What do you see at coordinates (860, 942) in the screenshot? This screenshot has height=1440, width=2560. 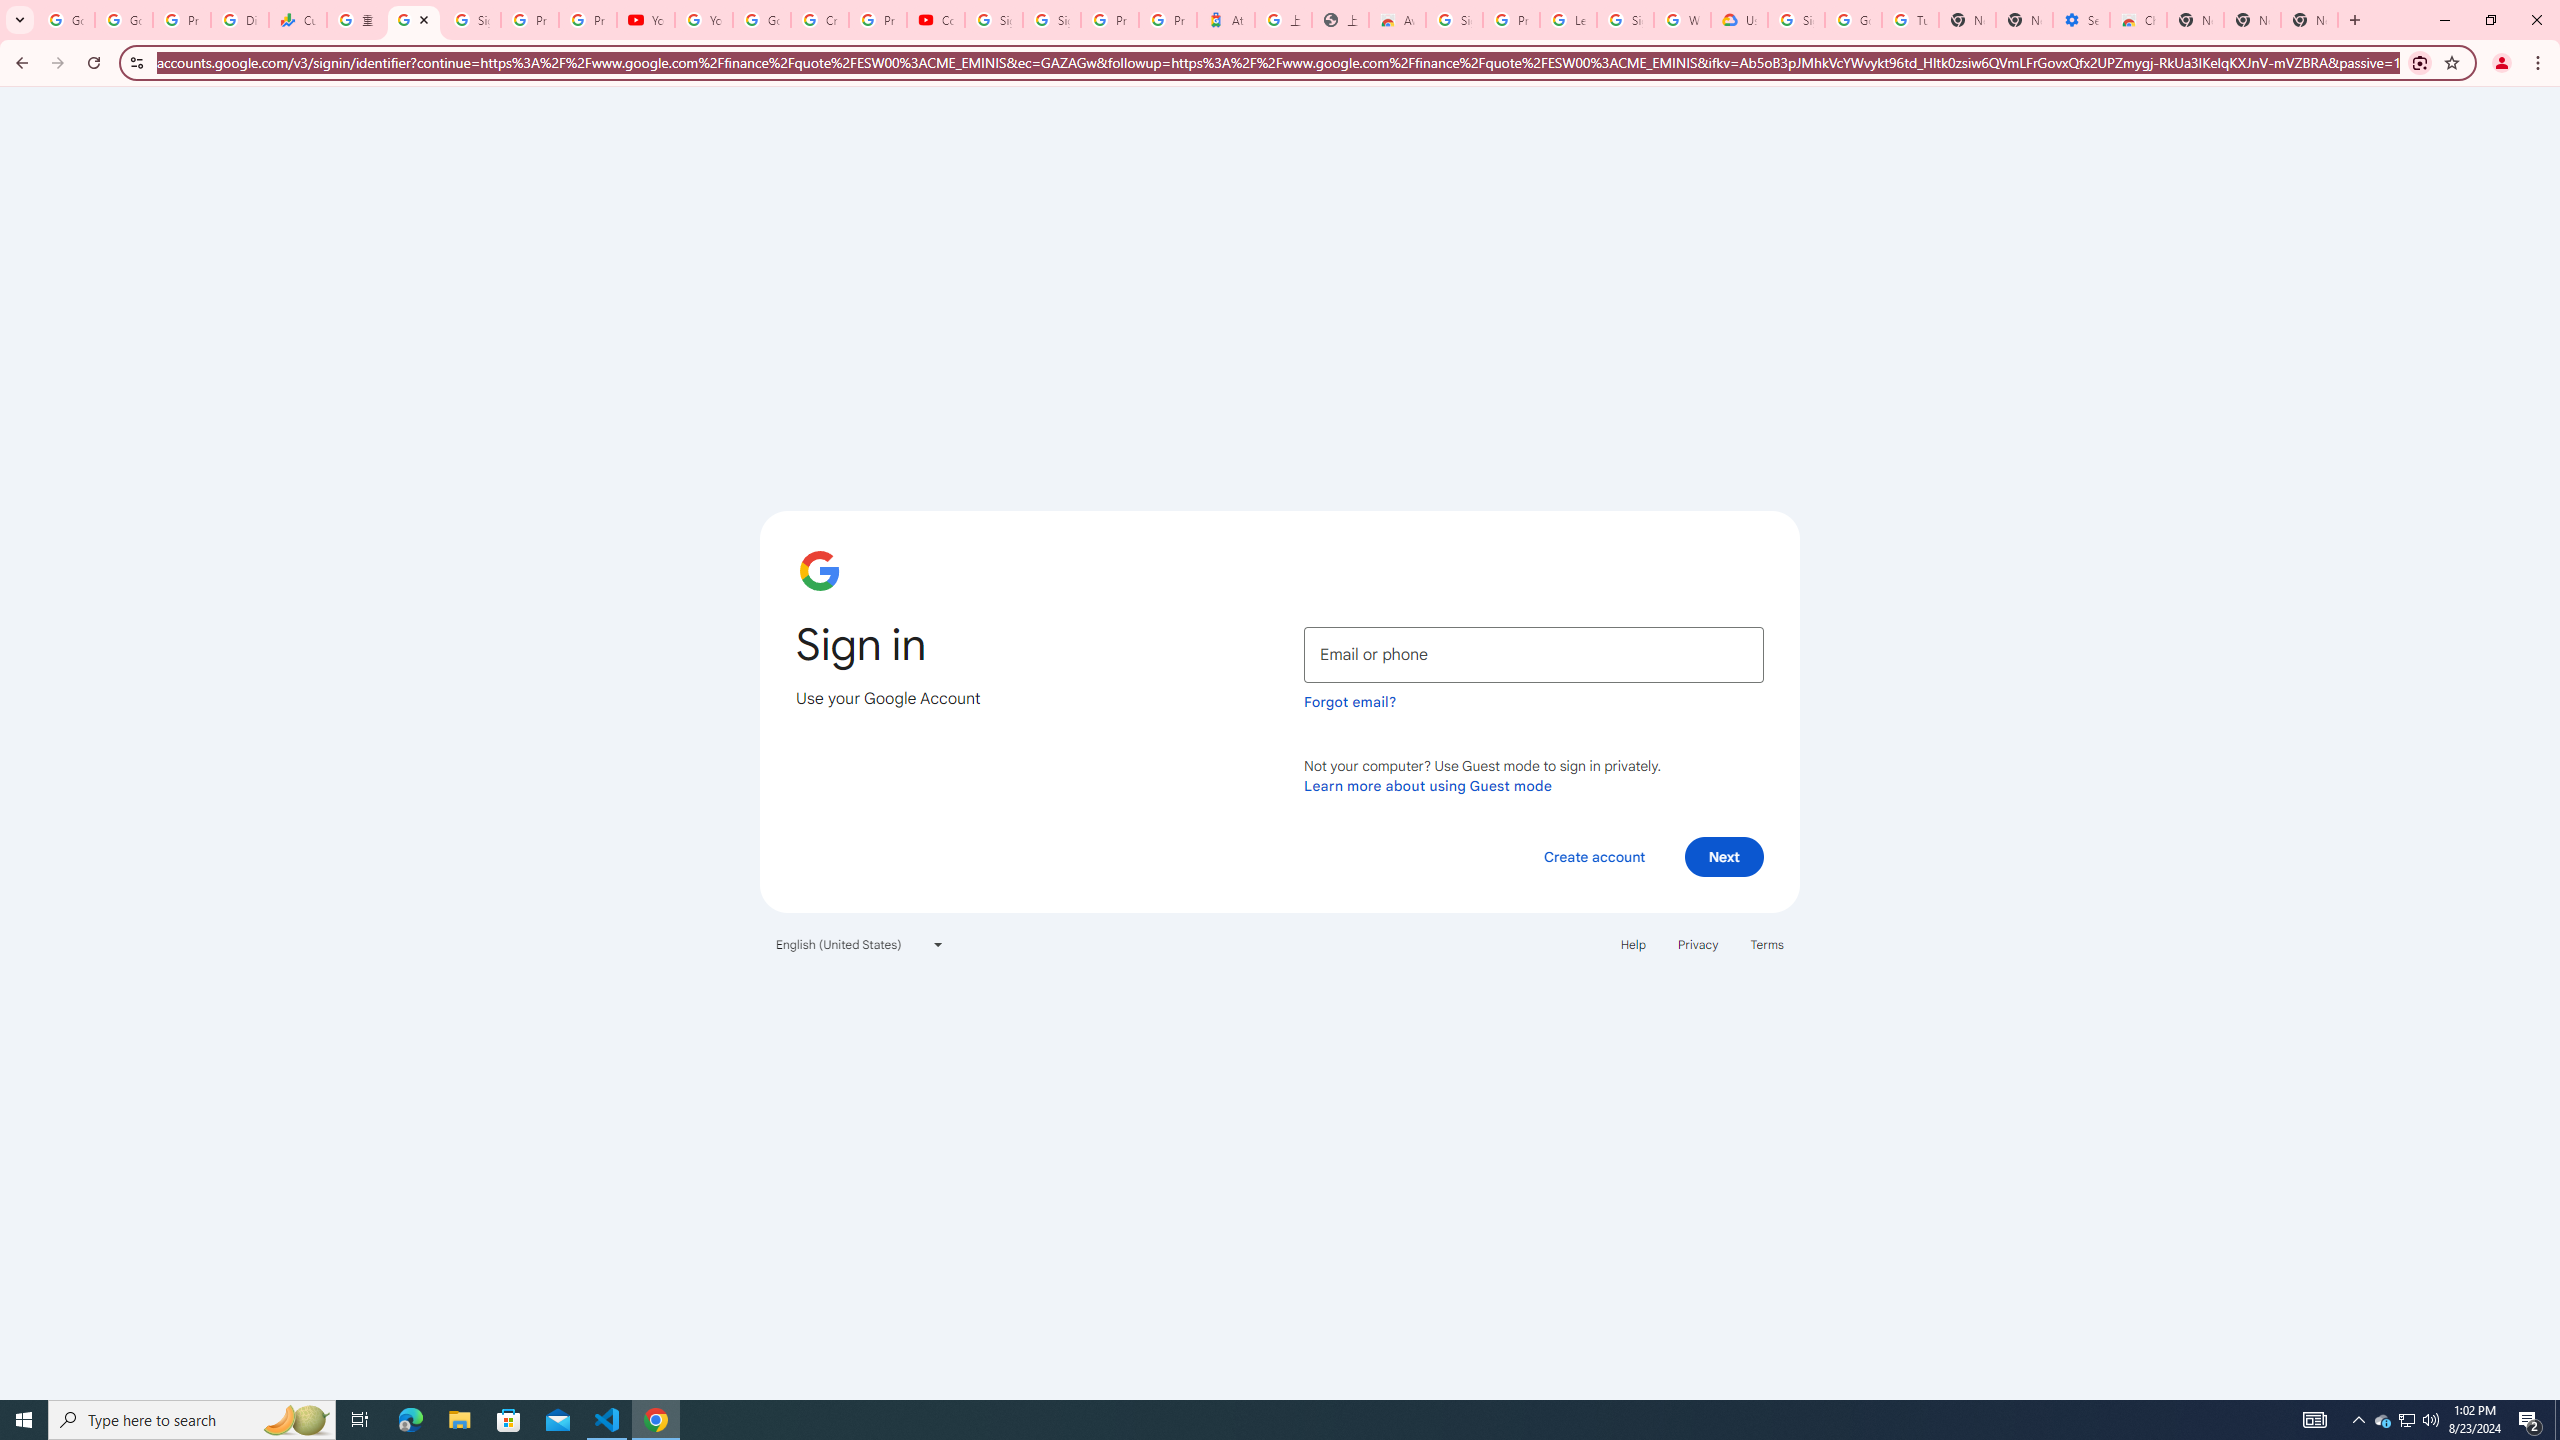 I see `'English (United States)'` at bounding box center [860, 942].